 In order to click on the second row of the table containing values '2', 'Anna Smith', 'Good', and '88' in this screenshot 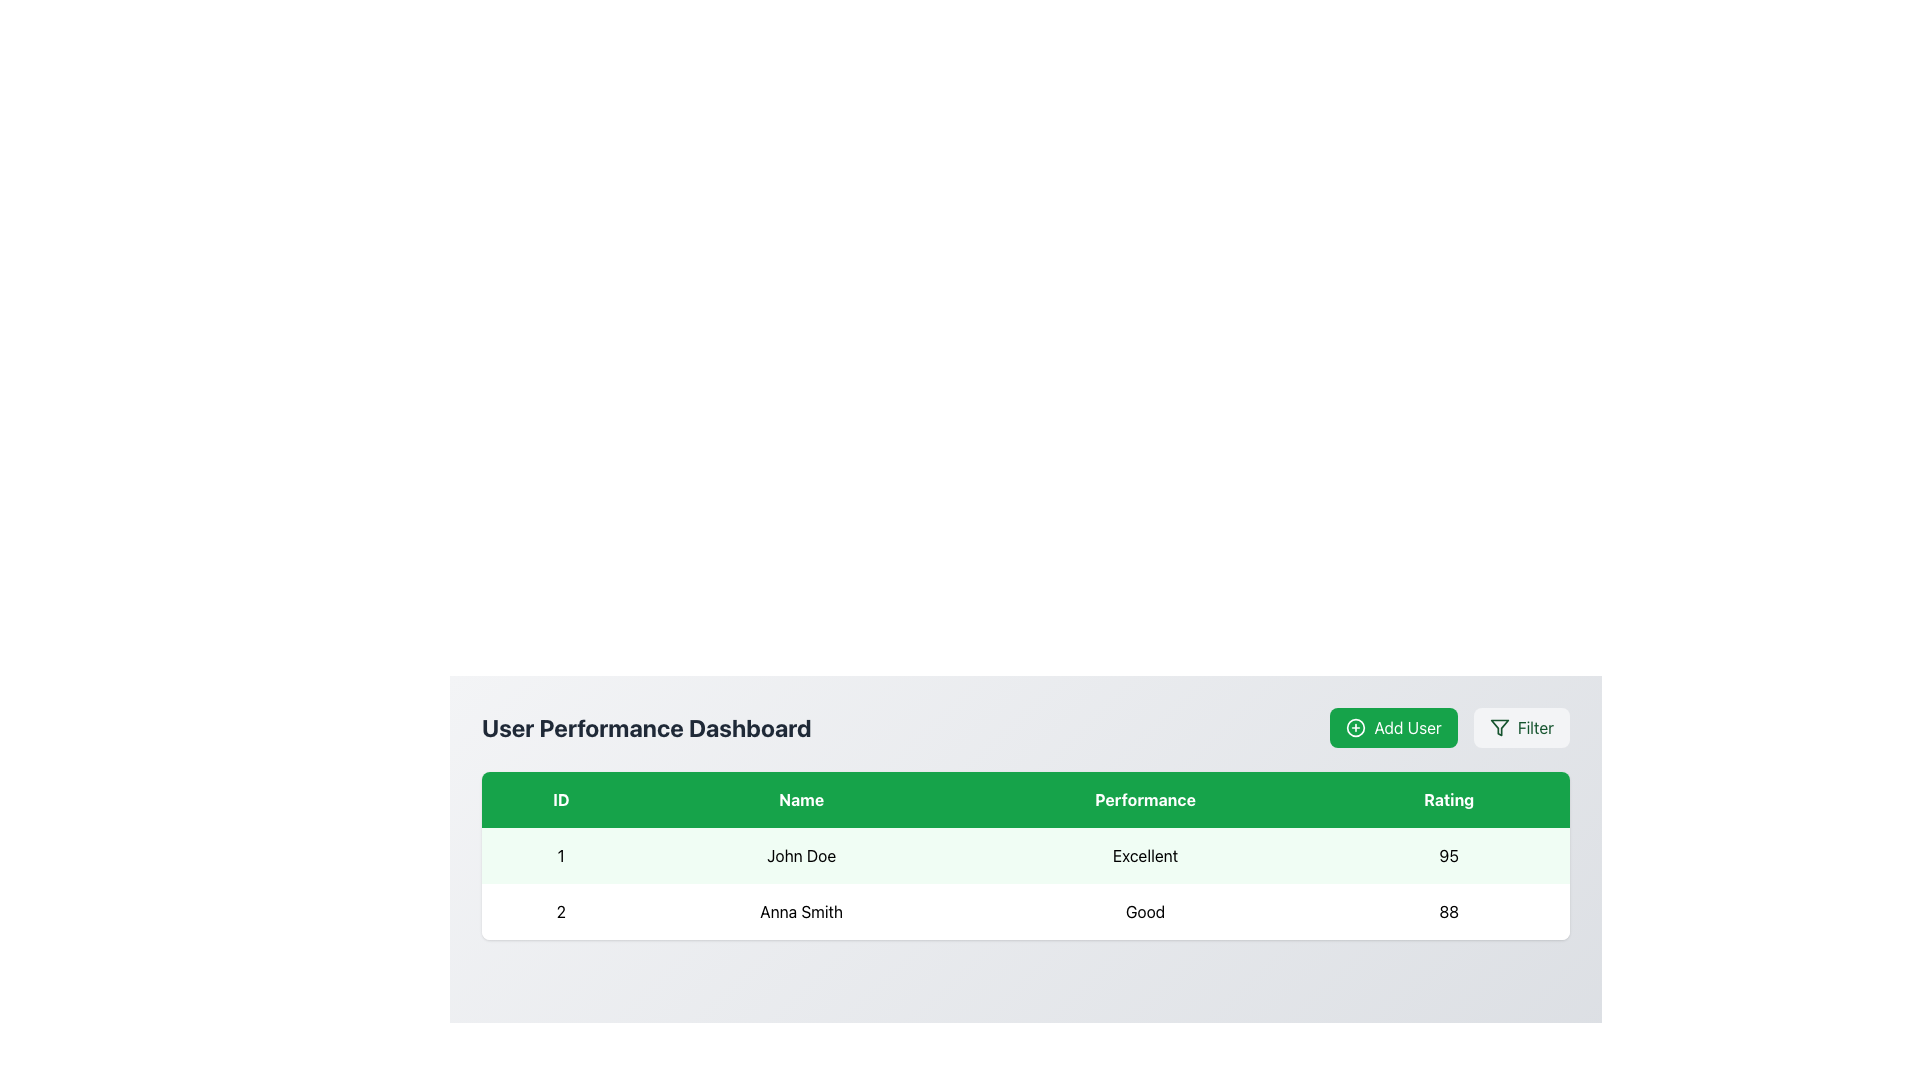, I will do `click(1026, 911)`.